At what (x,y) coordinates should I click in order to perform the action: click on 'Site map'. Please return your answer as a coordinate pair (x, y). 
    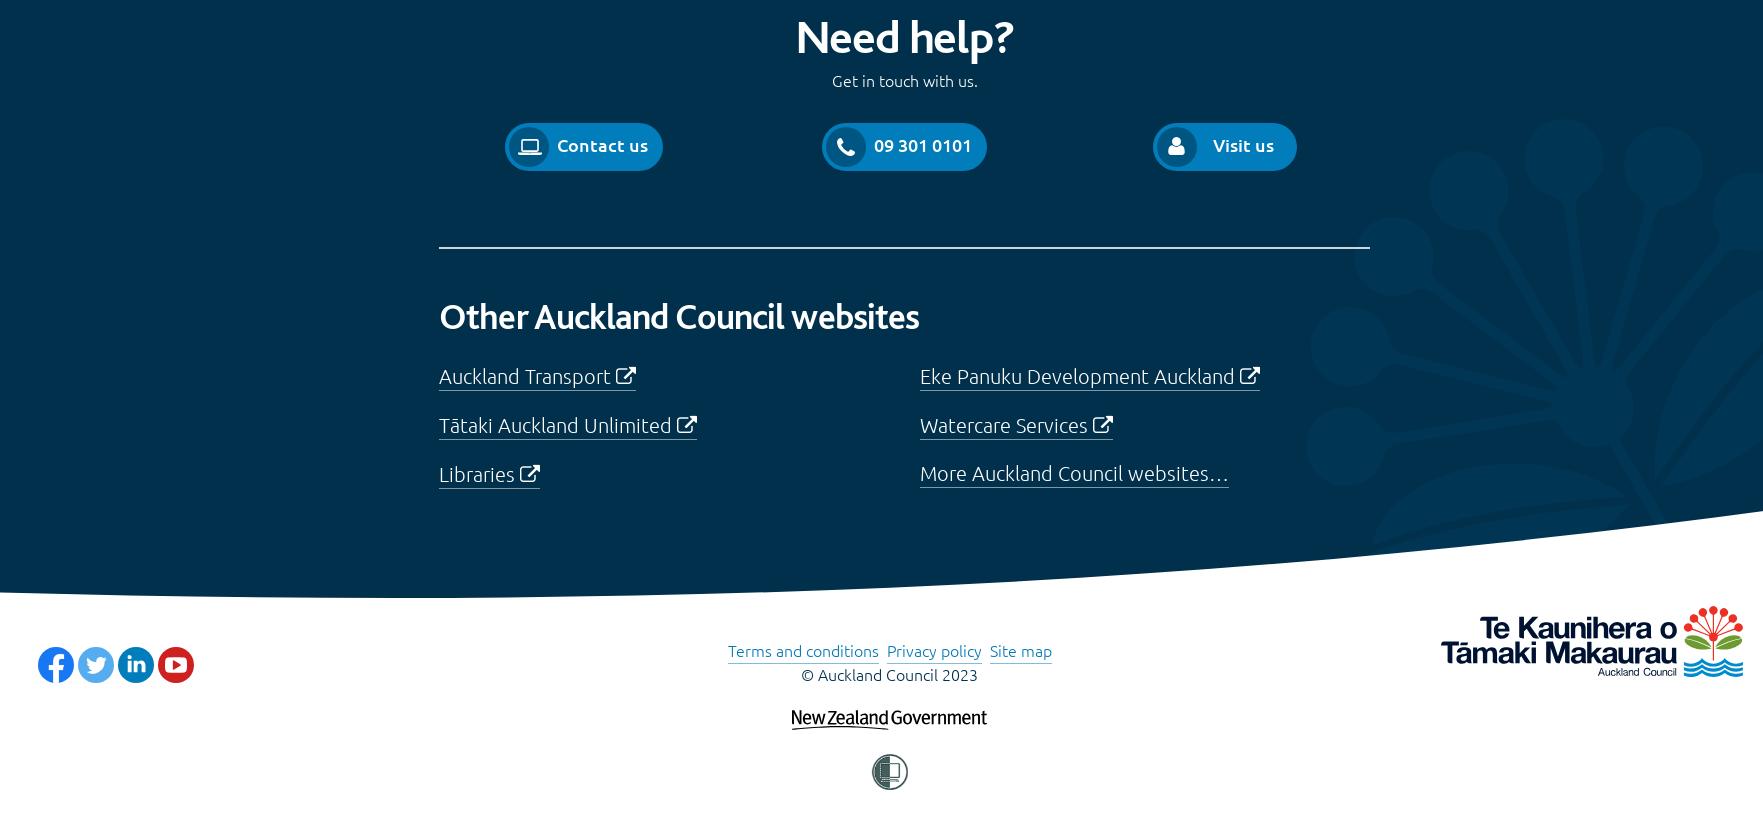
    Looking at the image, I should click on (1019, 648).